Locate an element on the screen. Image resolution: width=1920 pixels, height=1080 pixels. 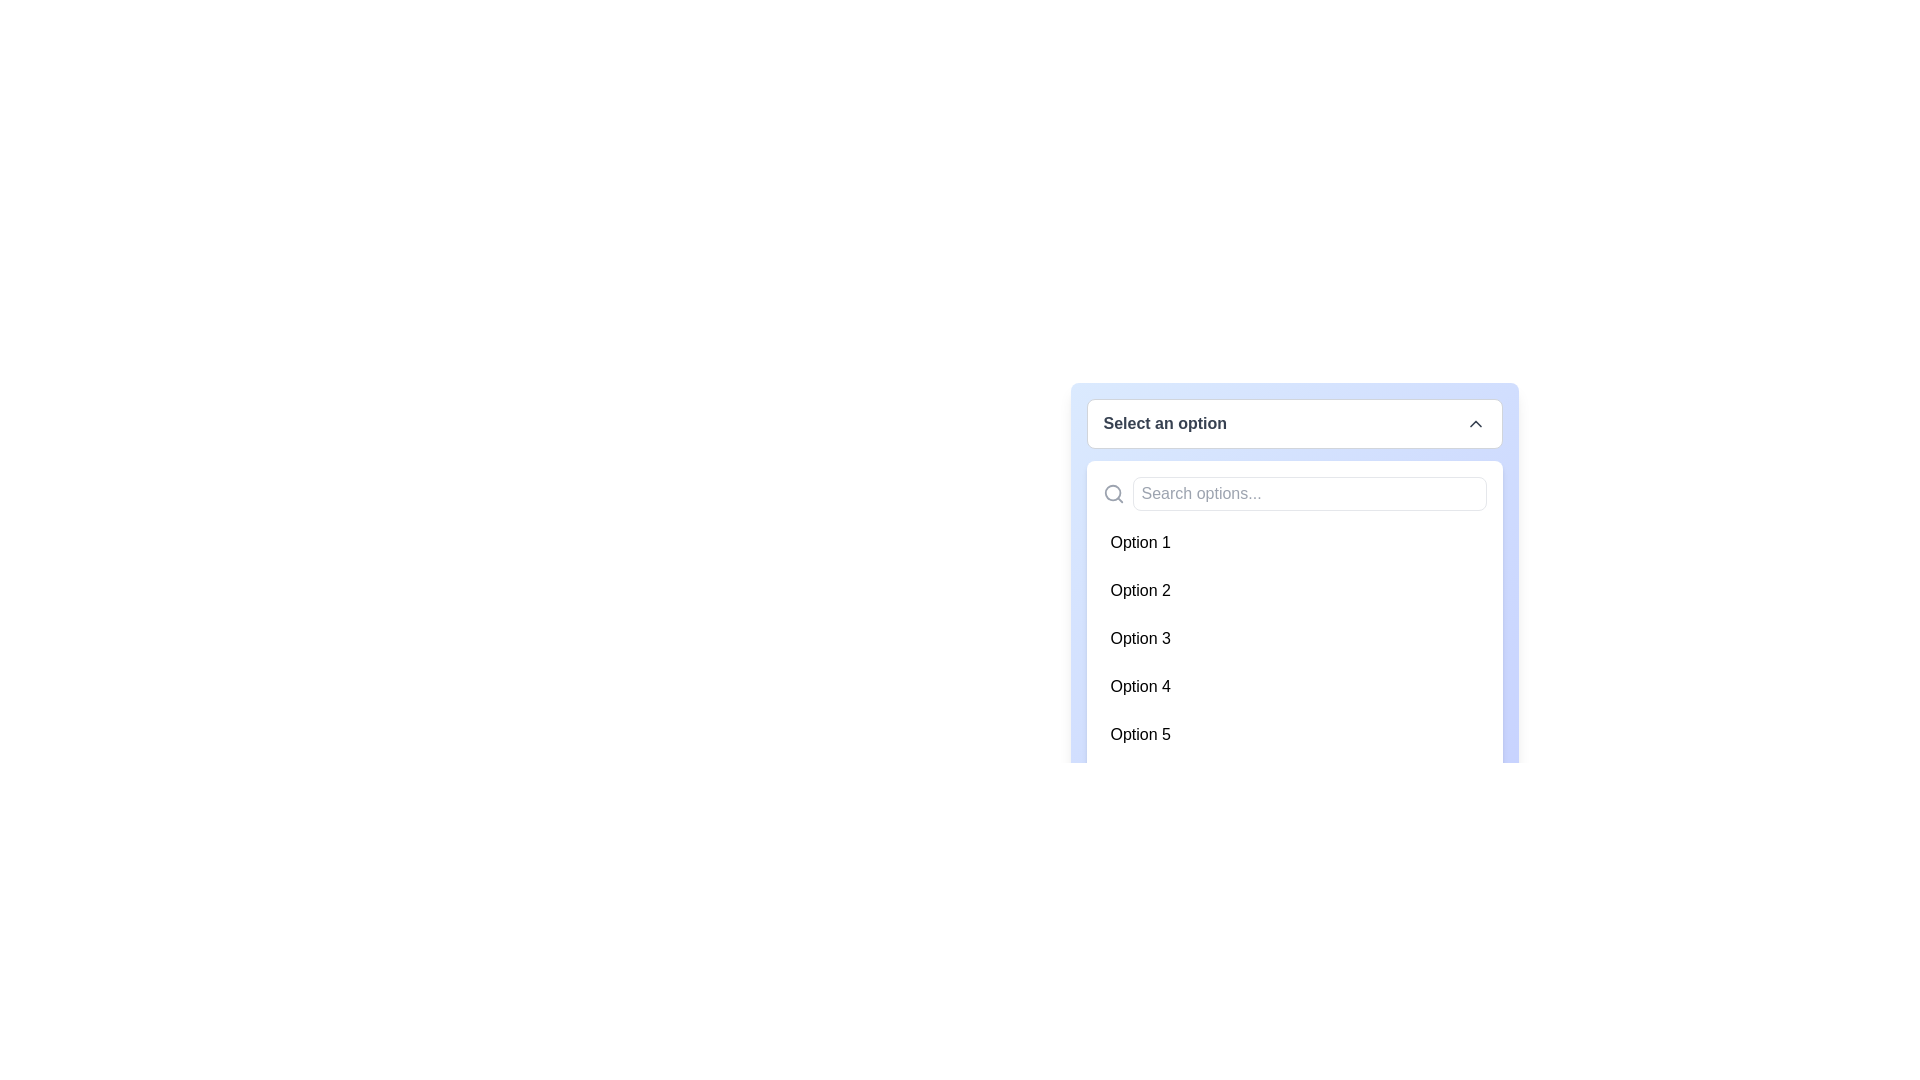
the first option labeled 'Option 1' in the dropdown menu is located at coordinates (1140, 543).